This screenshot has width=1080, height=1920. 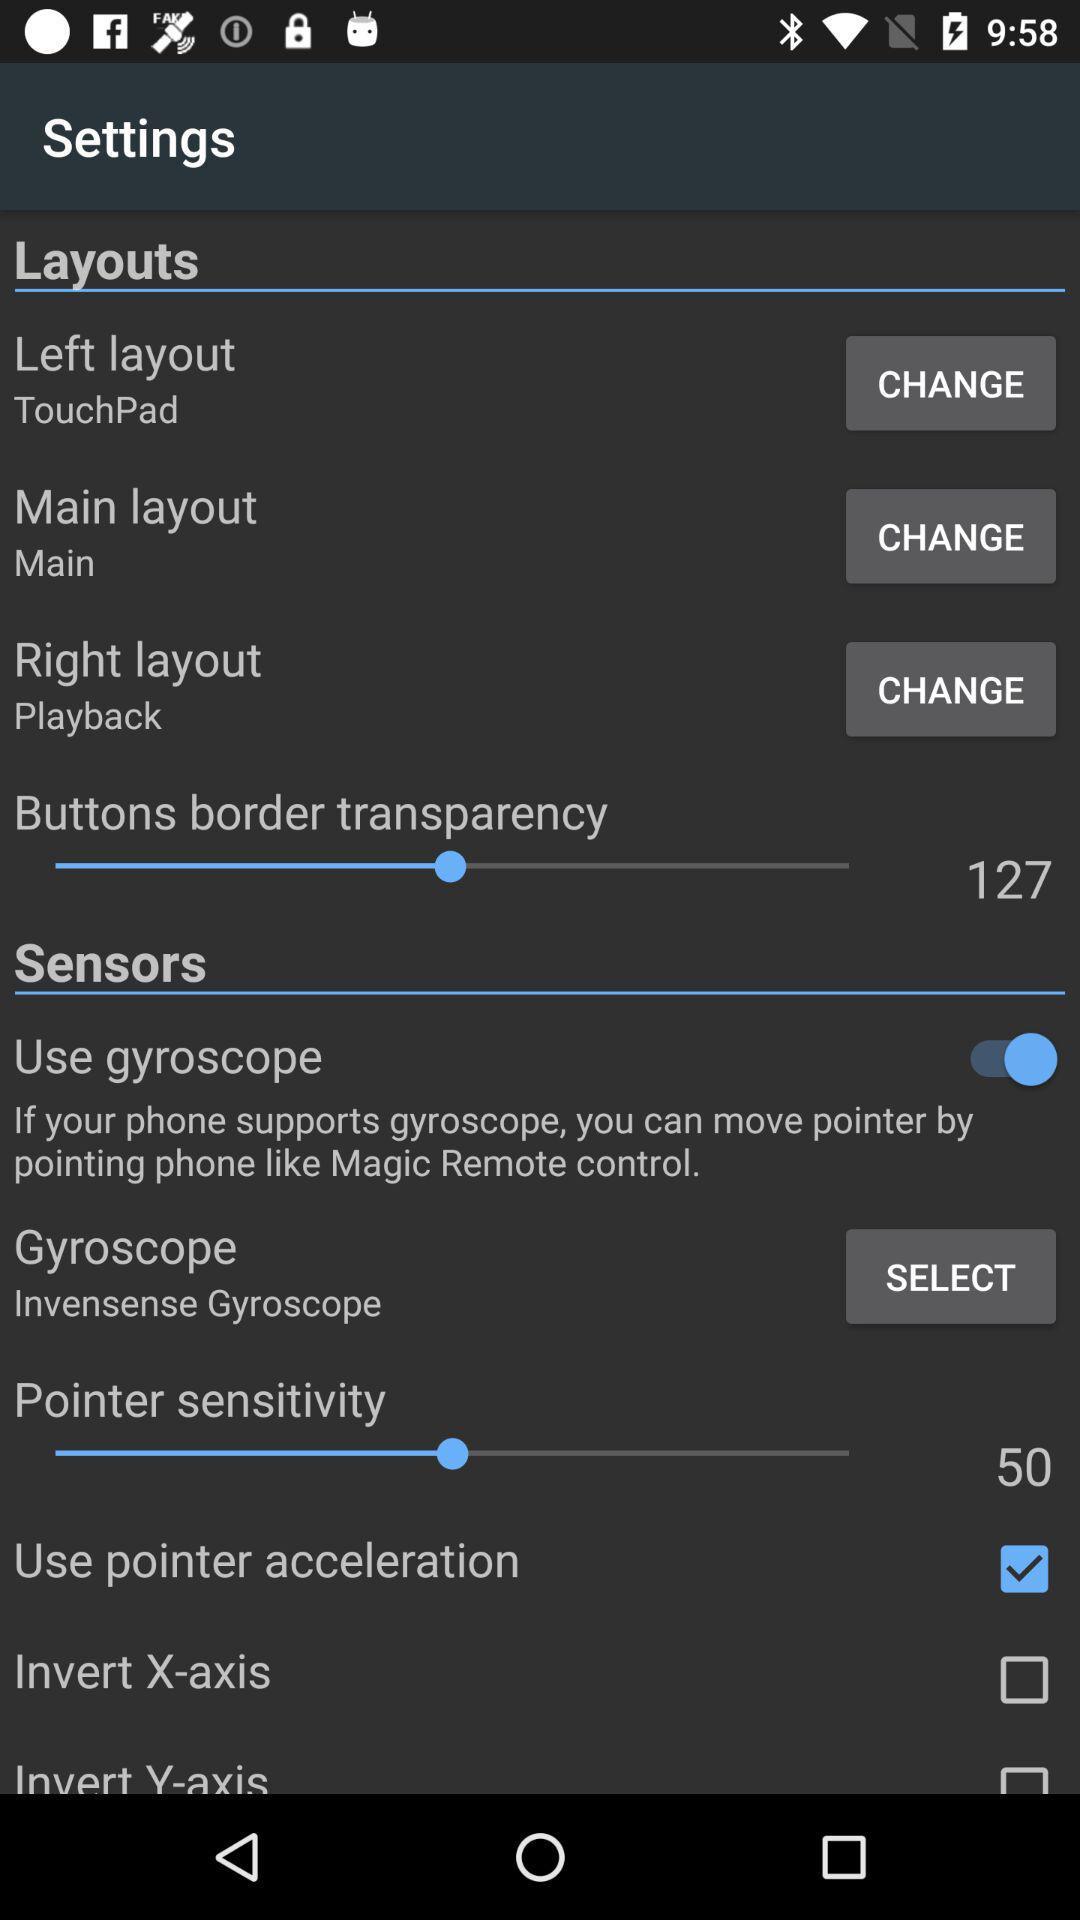 What do you see at coordinates (693, 1058) in the screenshot?
I see `item to the right of use gyroscope icon` at bounding box center [693, 1058].